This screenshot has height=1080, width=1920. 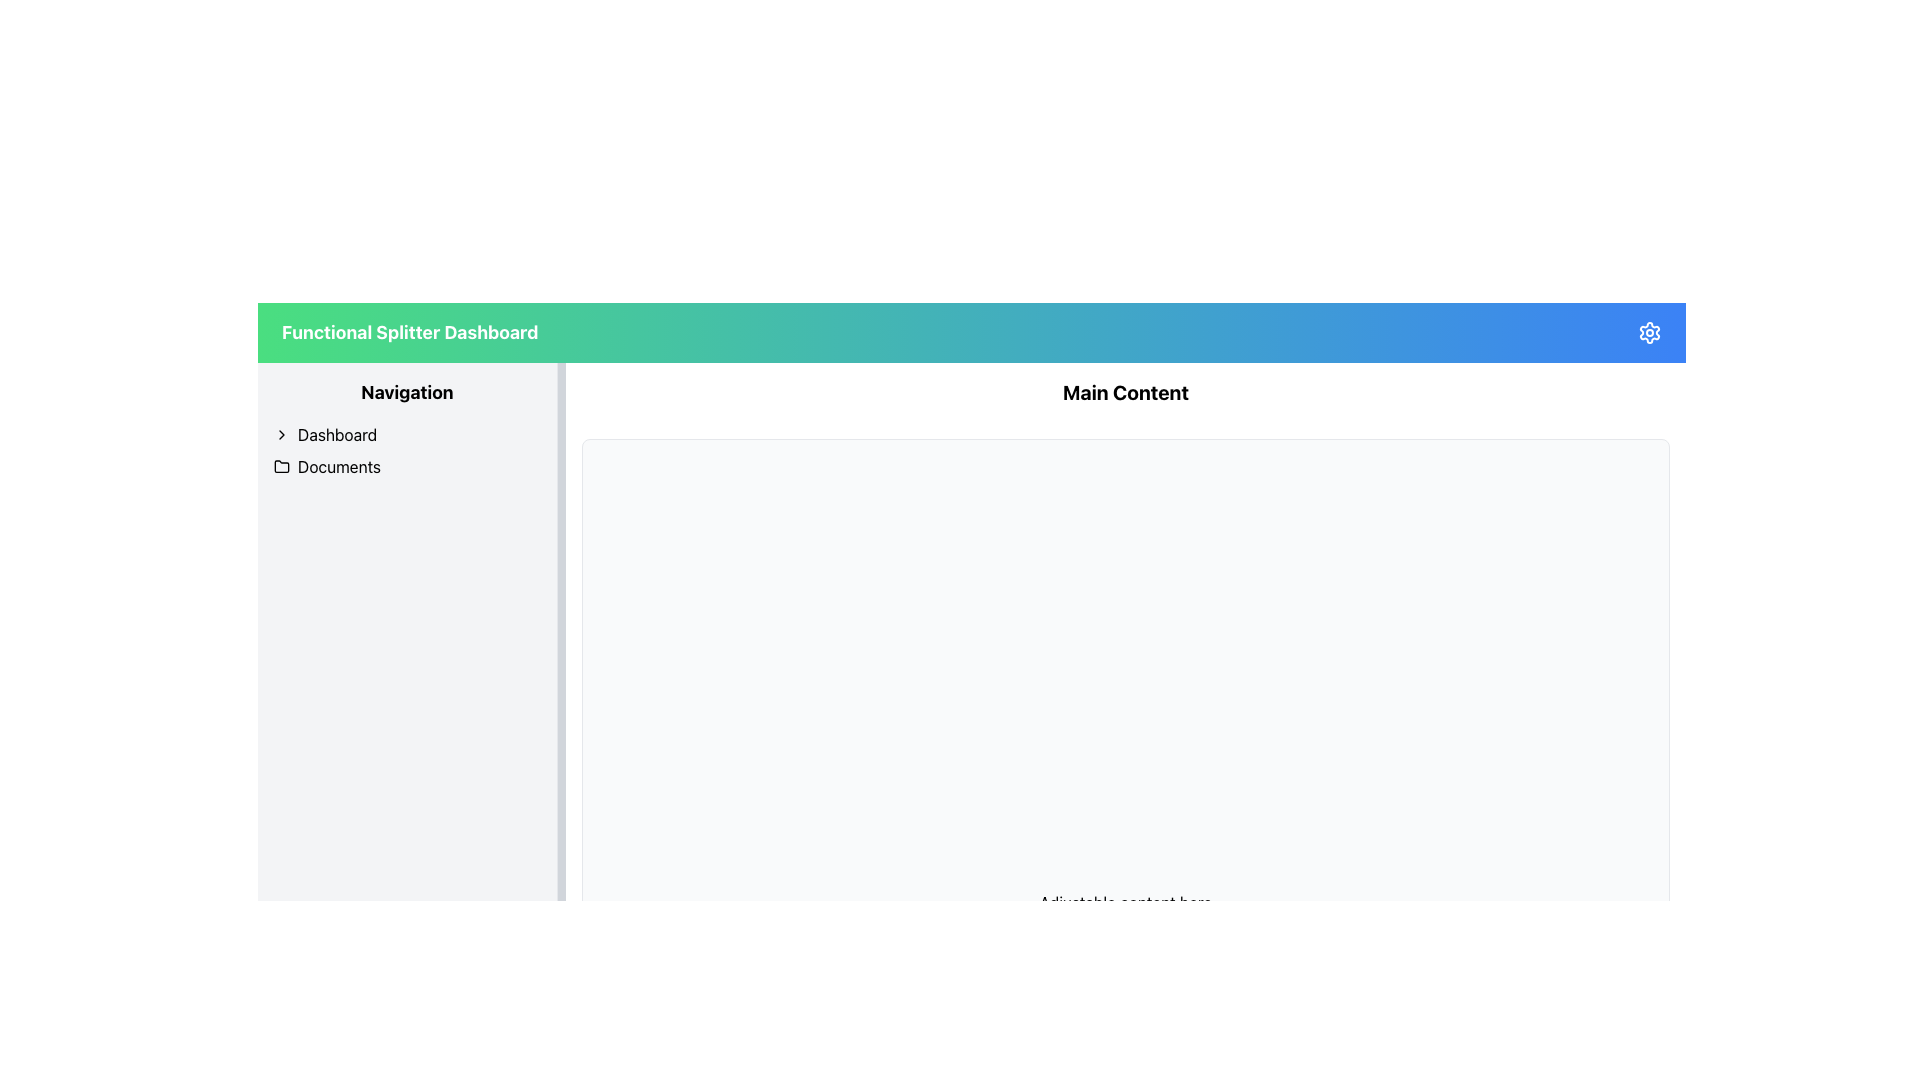 What do you see at coordinates (409, 331) in the screenshot?
I see `the Text Label that serves as a title indicating 'Functional Splitter Dashboard', located on the left side of the header bar` at bounding box center [409, 331].